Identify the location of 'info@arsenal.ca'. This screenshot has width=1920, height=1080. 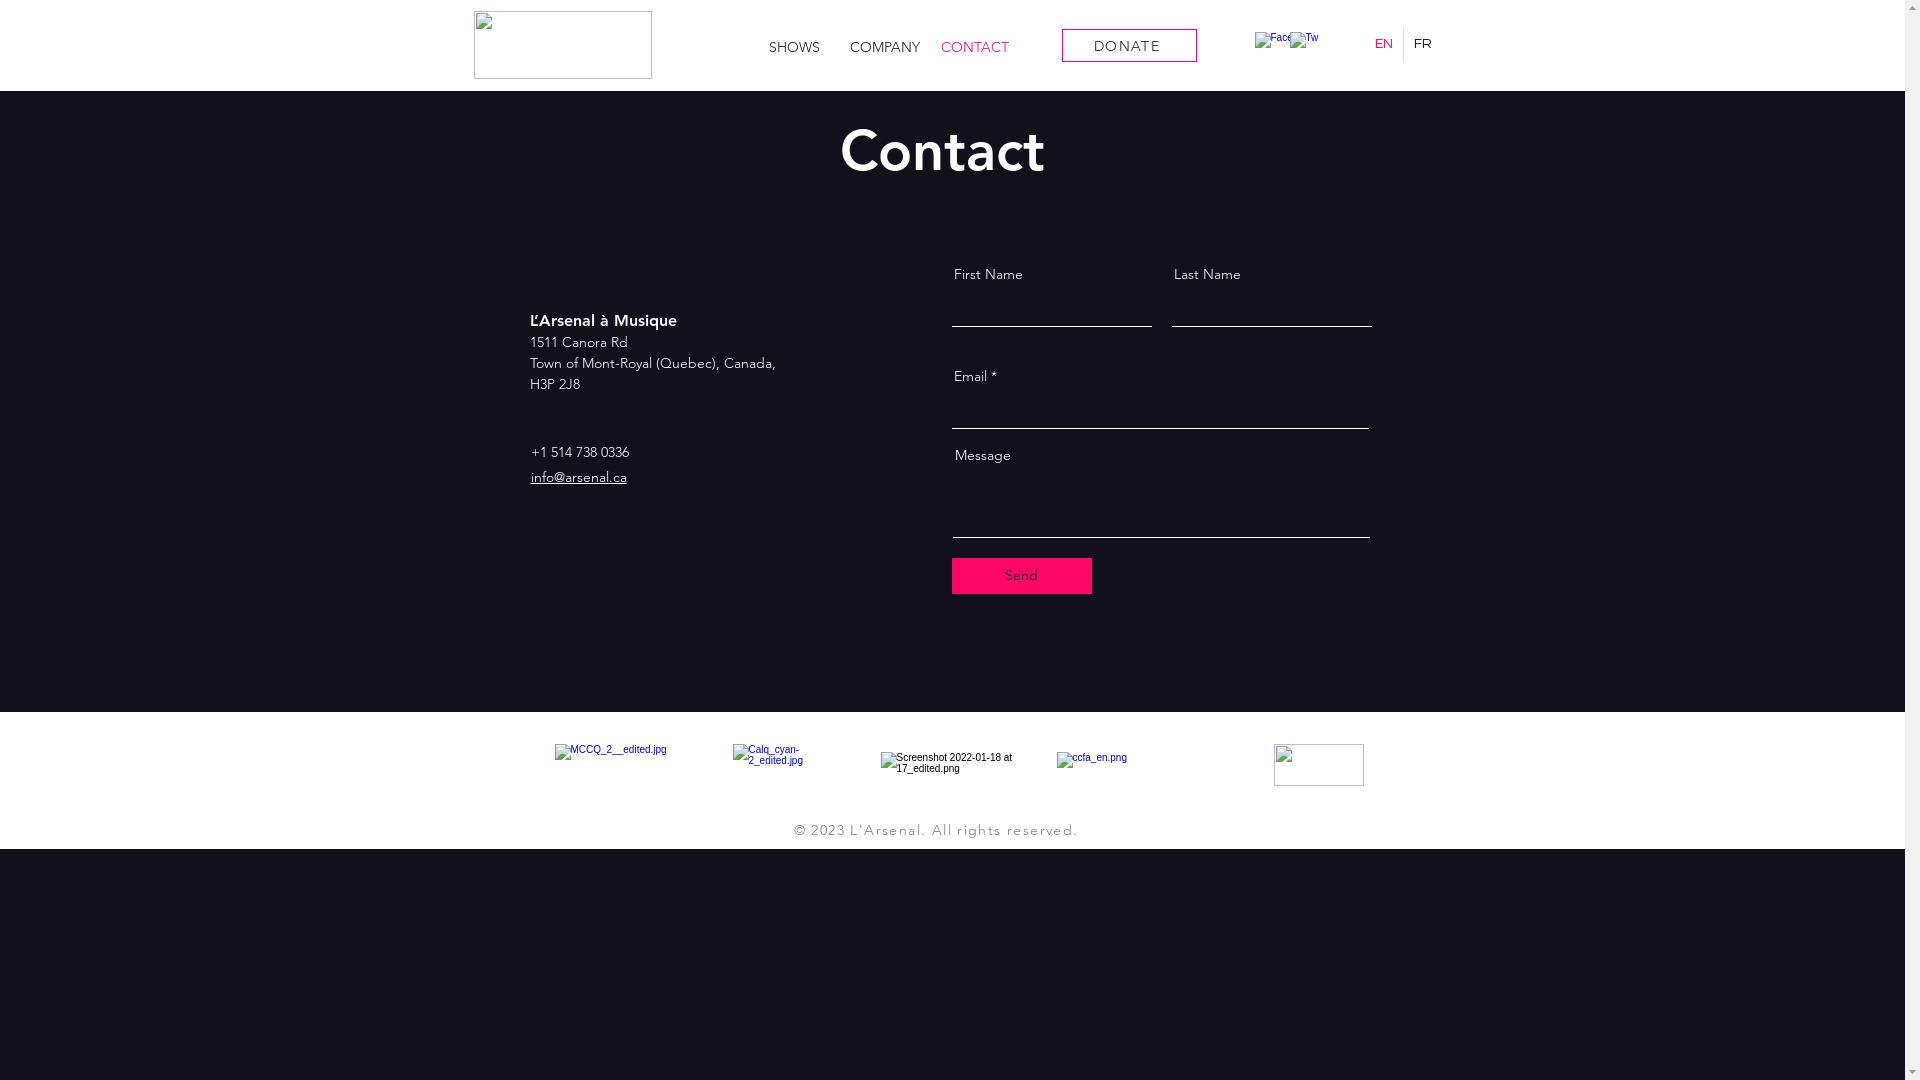
(576, 477).